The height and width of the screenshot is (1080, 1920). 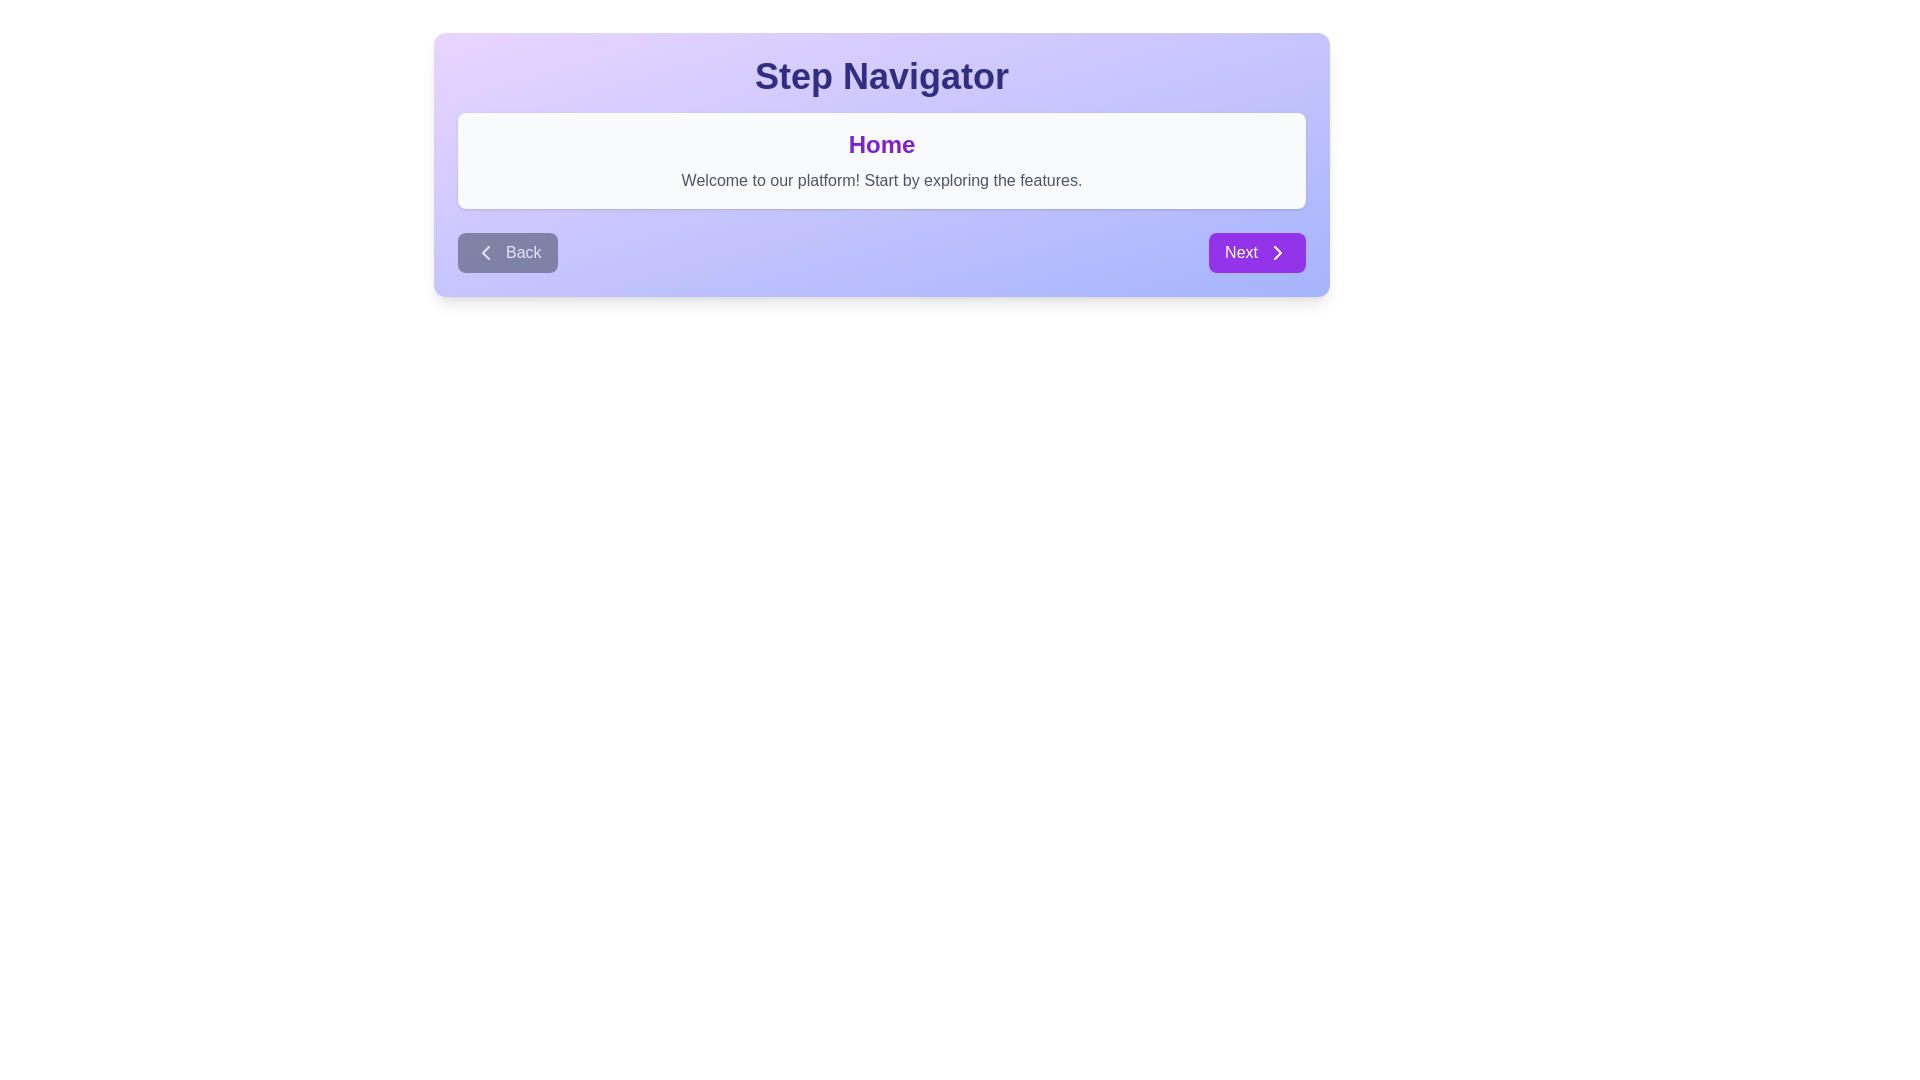 What do you see at coordinates (881, 144) in the screenshot?
I see `the 'Home' text label, which is a large, bold purple font displayed at the top of a card, directly above a welcome message` at bounding box center [881, 144].